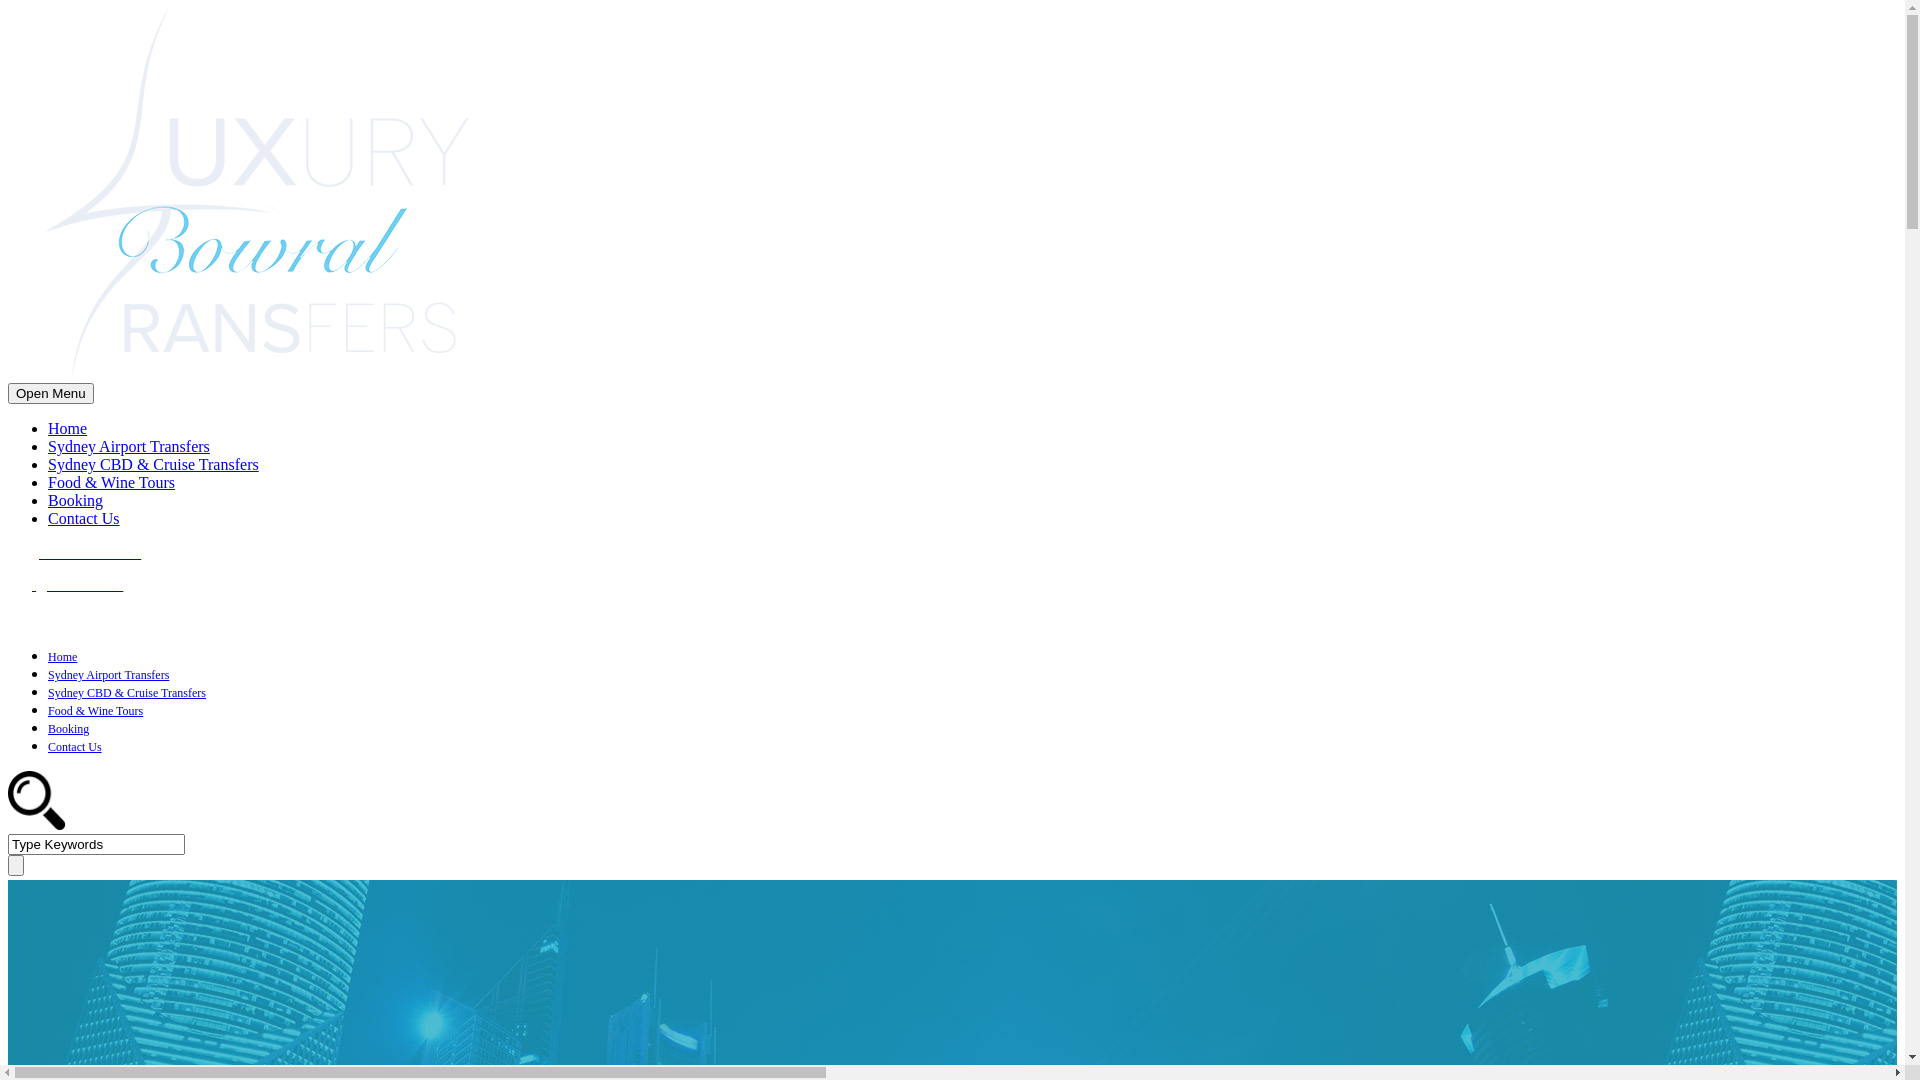  What do you see at coordinates (67, 427) in the screenshot?
I see `'Home'` at bounding box center [67, 427].